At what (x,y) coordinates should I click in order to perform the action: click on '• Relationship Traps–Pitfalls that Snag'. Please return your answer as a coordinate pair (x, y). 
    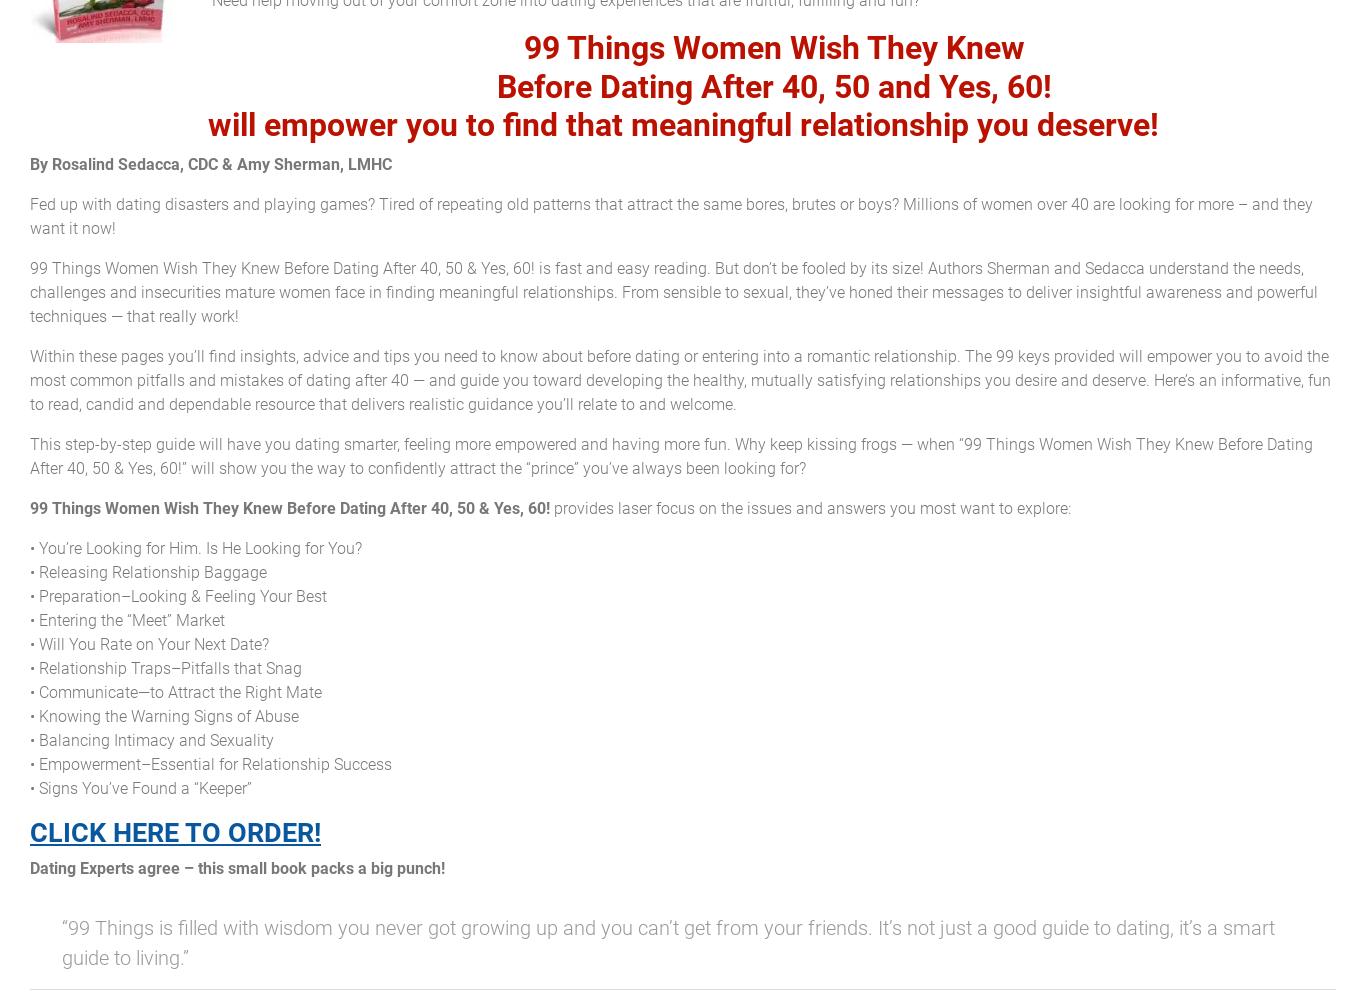
    Looking at the image, I should click on (164, 666).